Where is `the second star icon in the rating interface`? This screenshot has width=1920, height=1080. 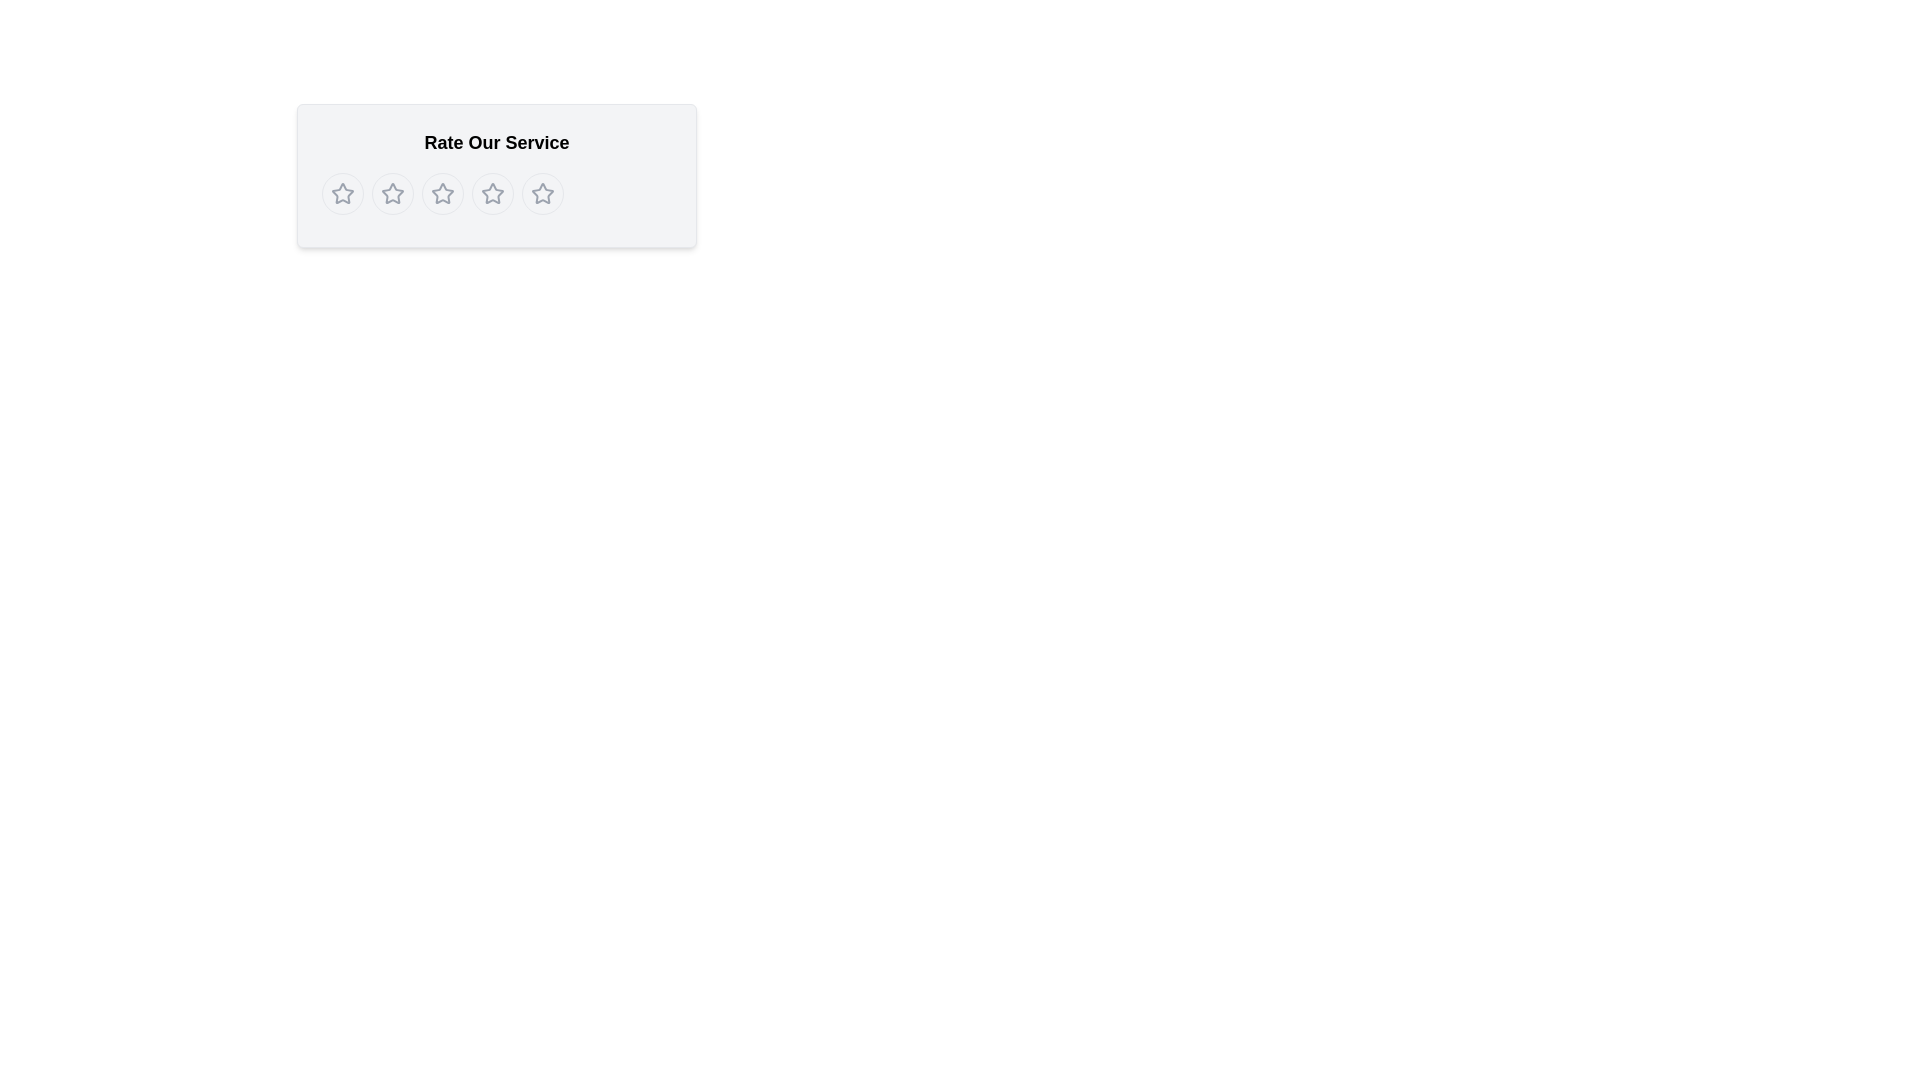
the second star icon in the rating interface is located at coordinates (393, 193).